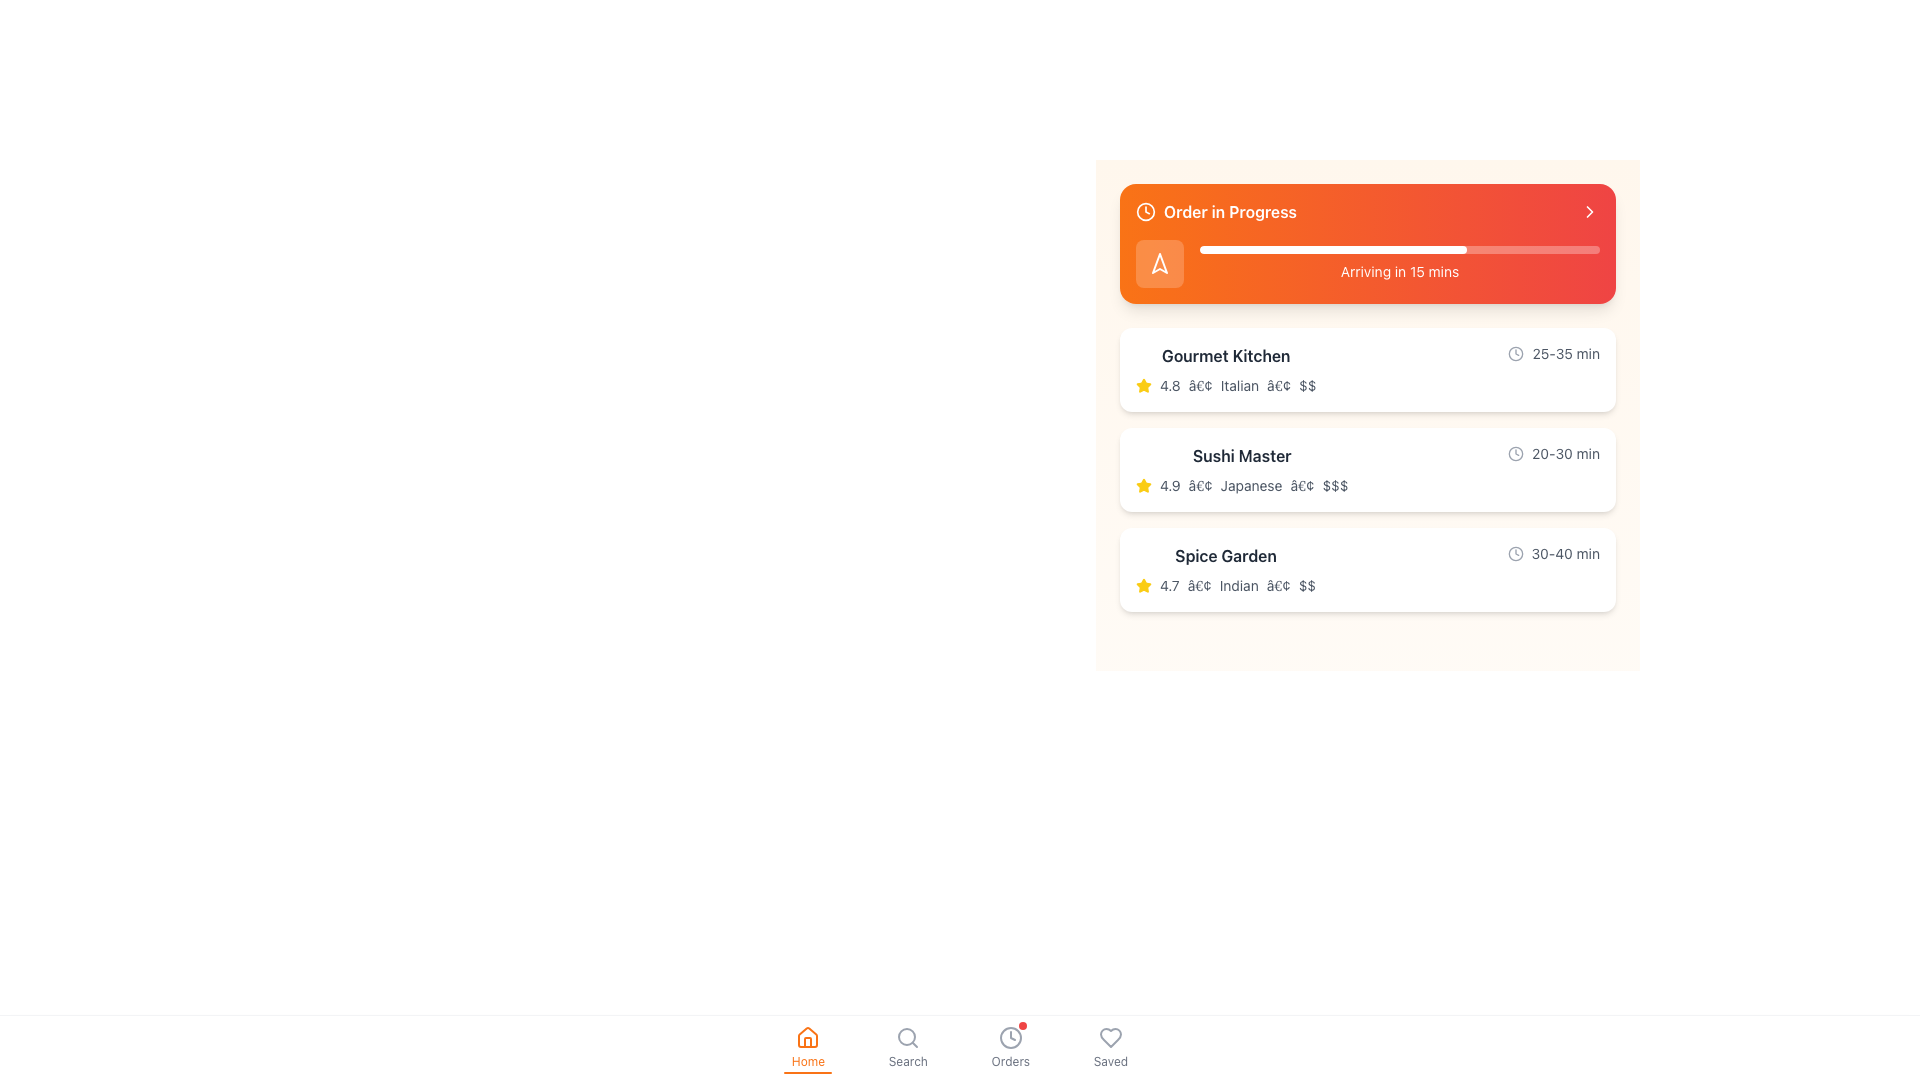 Image resolution: width=1920 pixels, height=1080 pixels. I want to click on the 'Home' icon located in the bottom navigation bar, so click(808, 1036).